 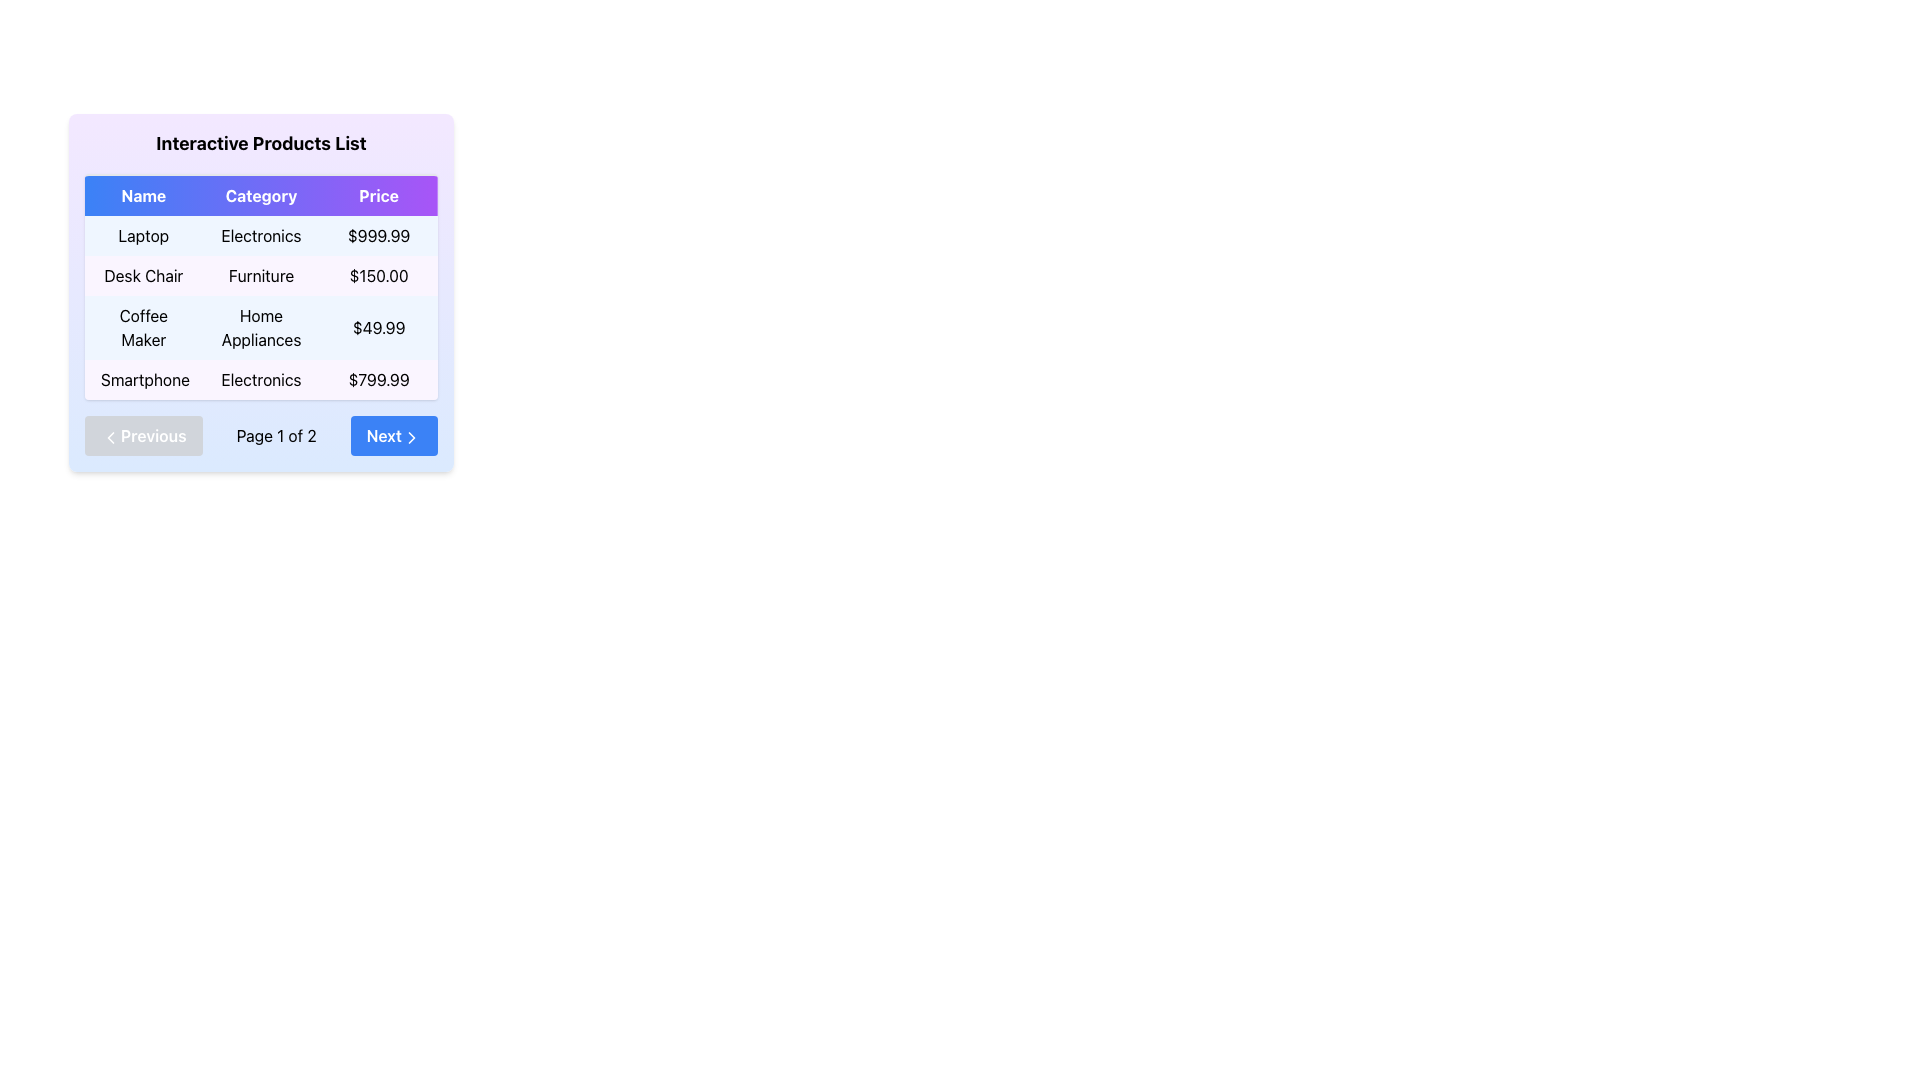 What do you see at coordinates (379, 276) in the screenshot?
I see `price text of the 'Desk Chair' located in the third column of the second row in the 'Interactive Products List' table` at bounding box center [379, 276].